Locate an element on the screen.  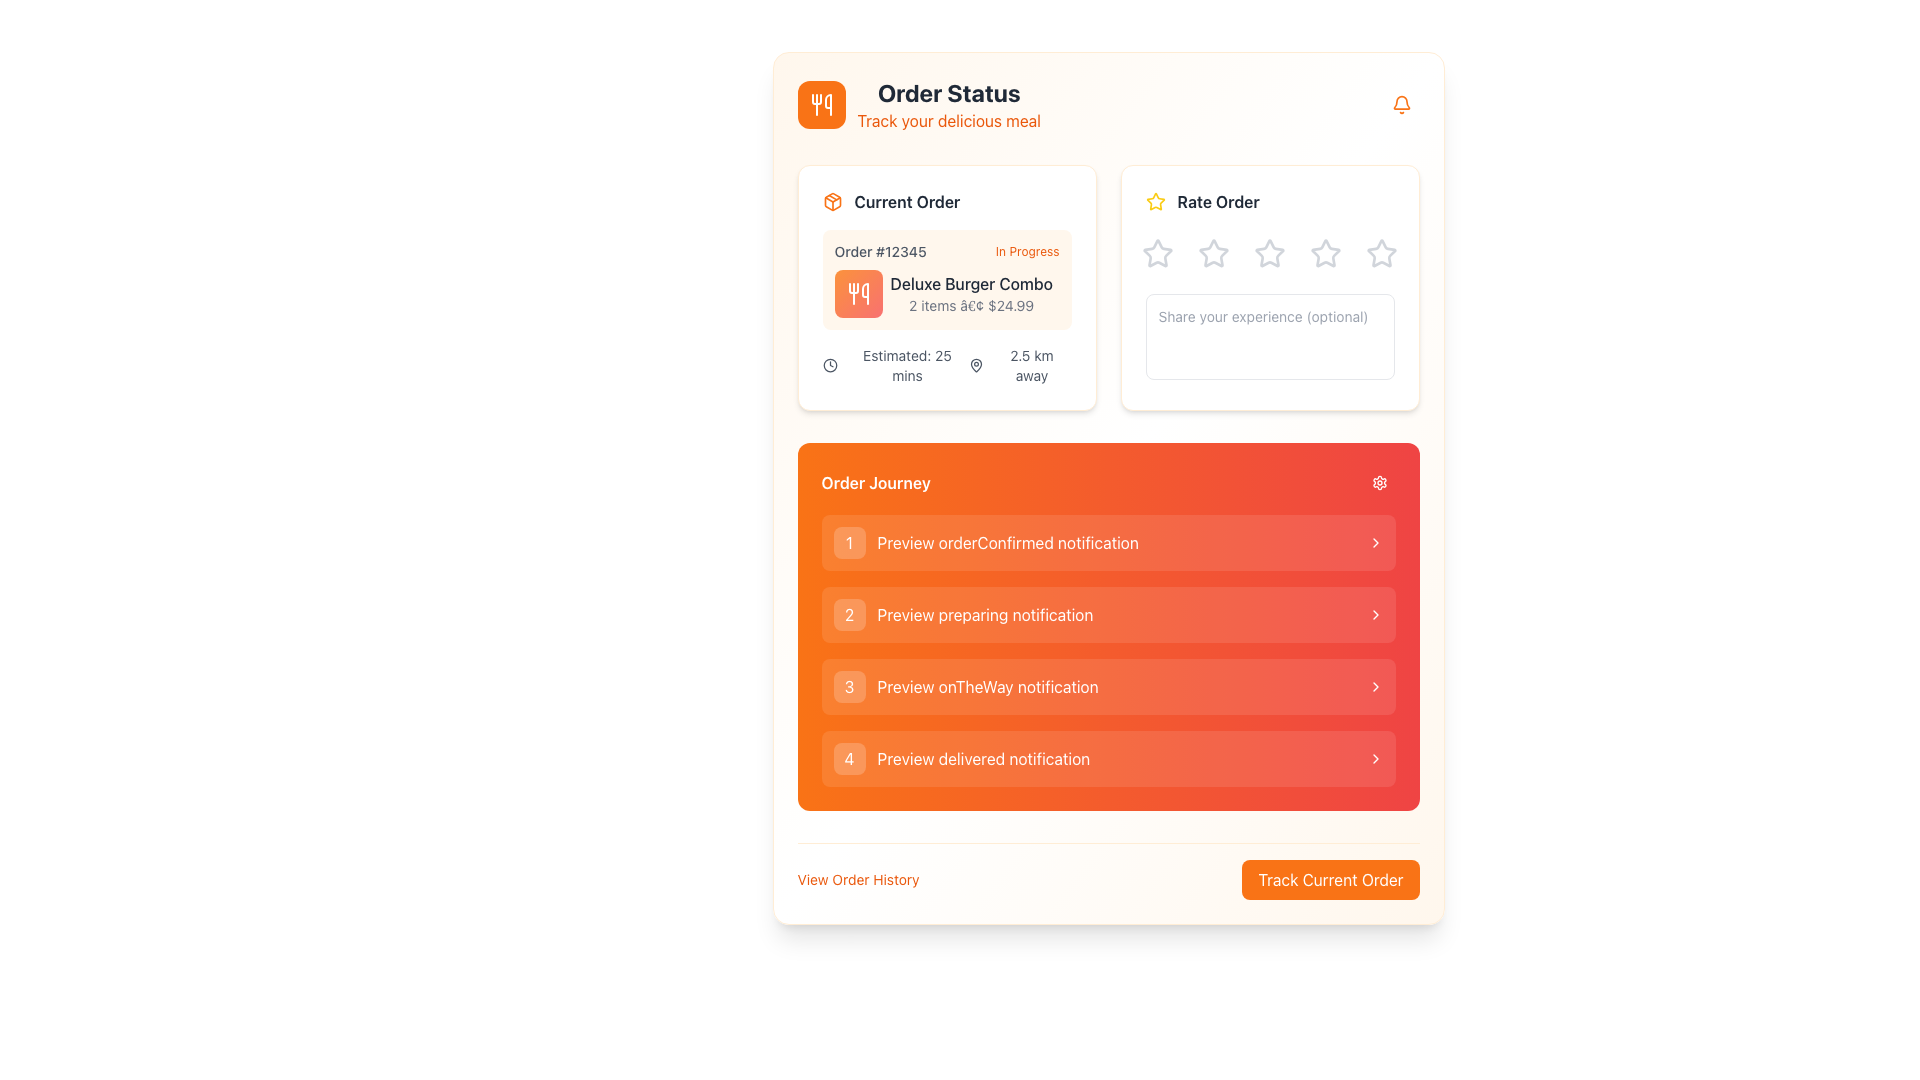
the label displaying 'Estimated: 25 mins' in the 'Current Order' section, which is styled in gray text and aligned to the left is located at coordinates (906, 366).